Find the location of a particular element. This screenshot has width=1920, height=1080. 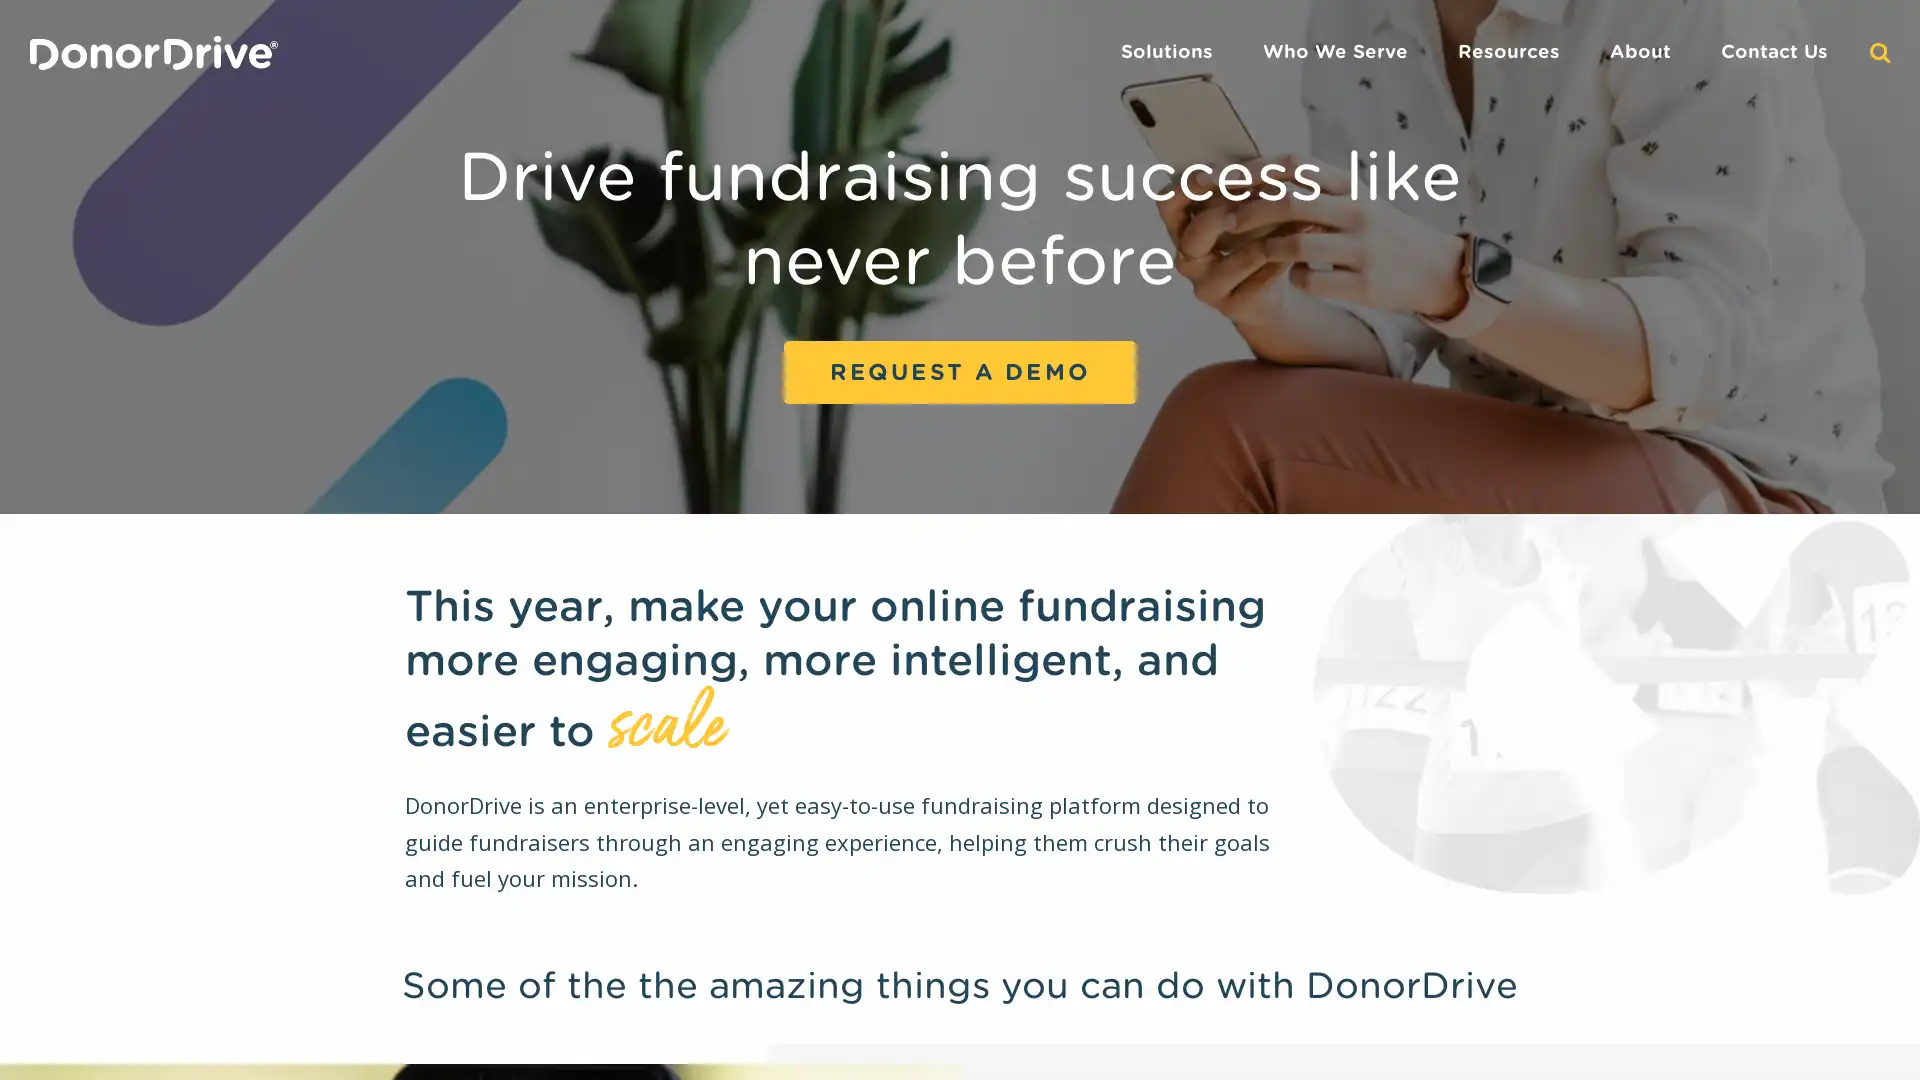

About is located at coordinates (1640, 50).